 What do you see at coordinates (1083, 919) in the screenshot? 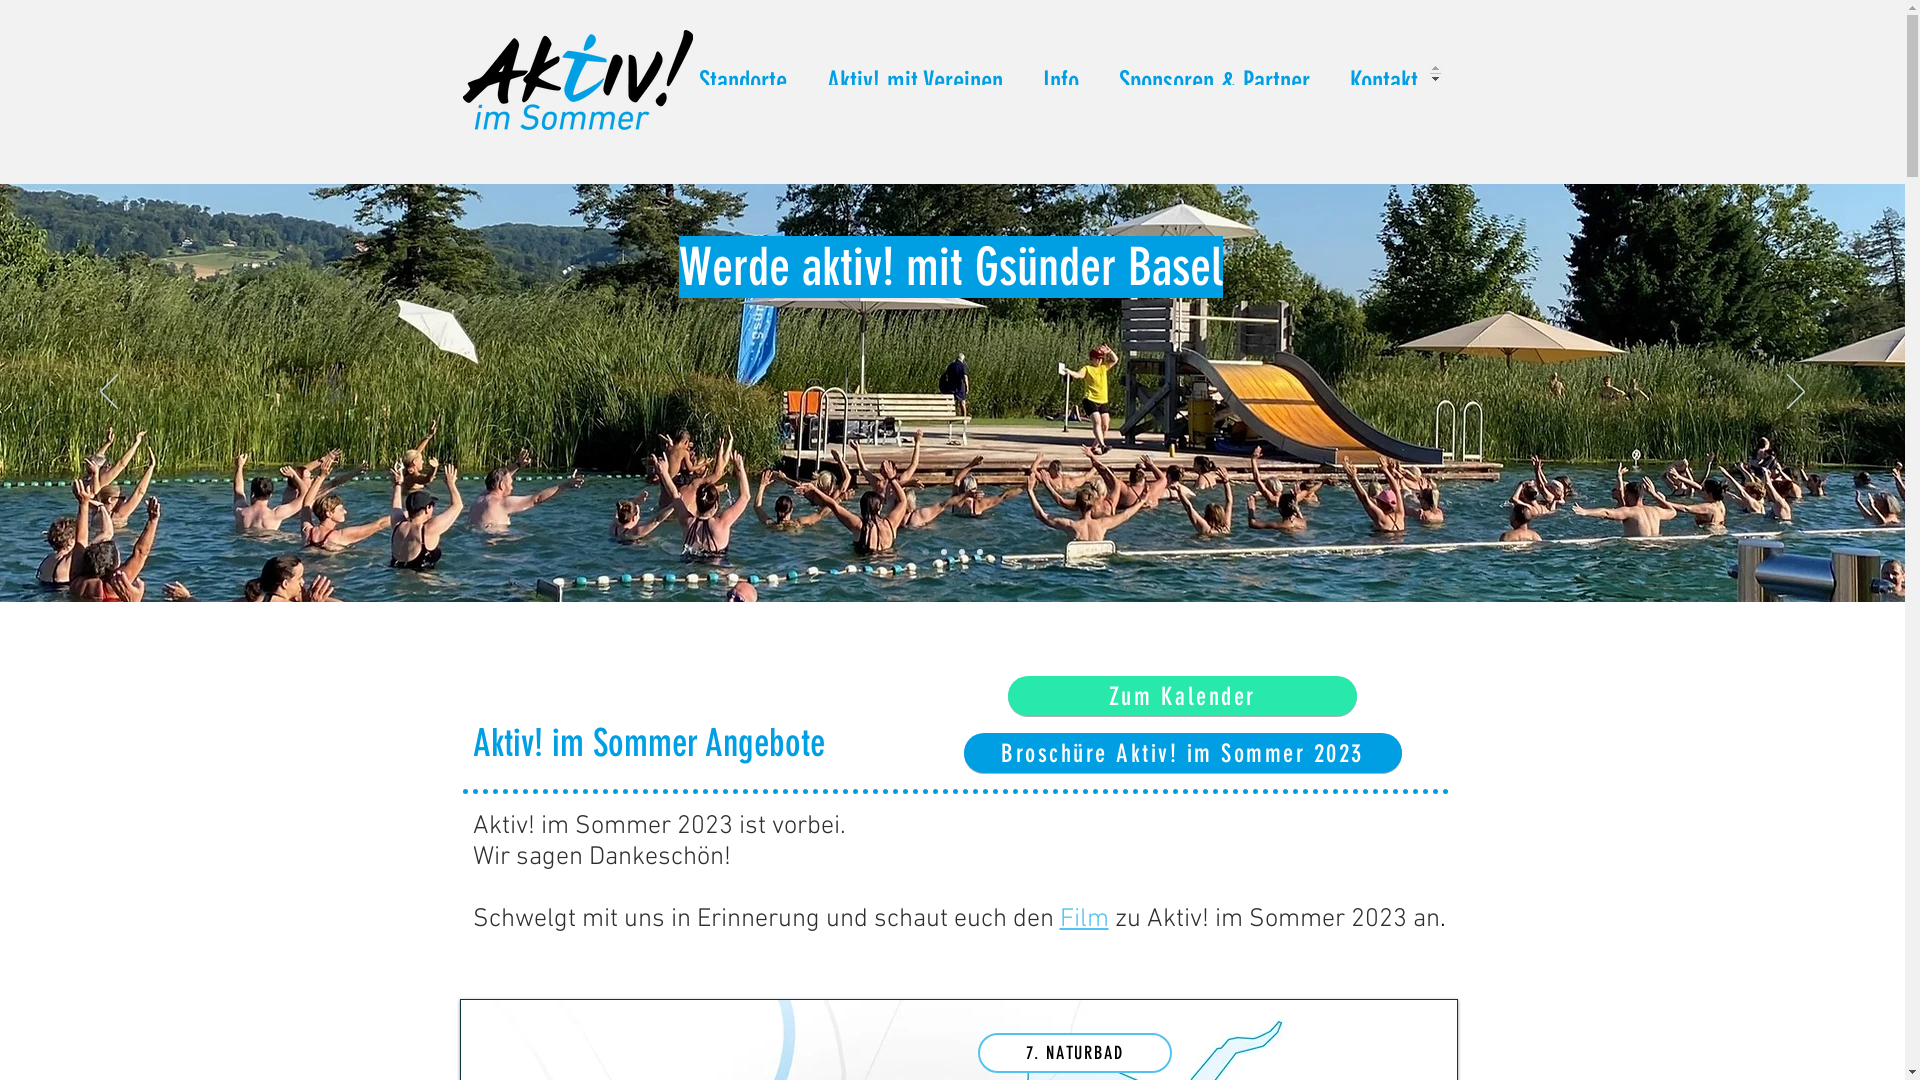
I see `'Film'` at bounding box center [1083, 919].